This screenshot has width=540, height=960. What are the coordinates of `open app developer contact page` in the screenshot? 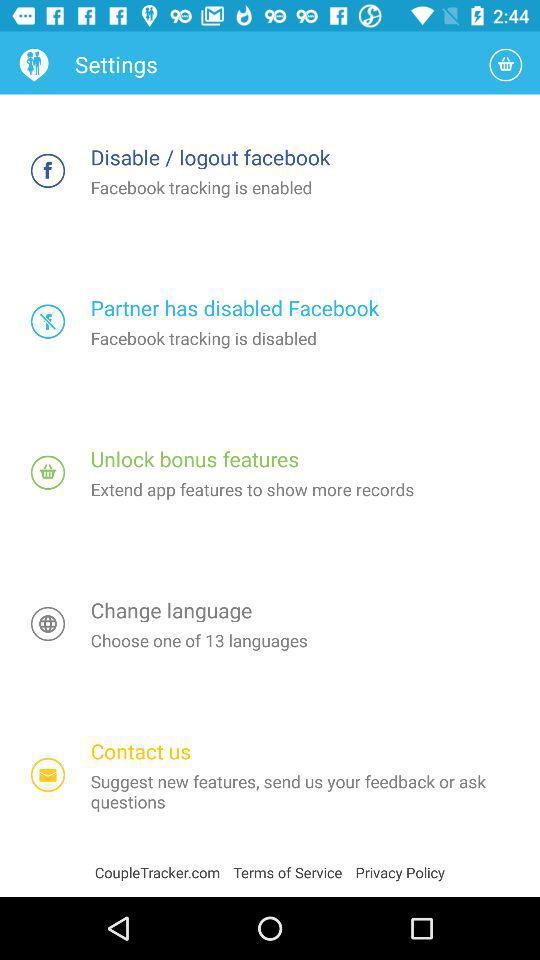 It's located at (48, 774).